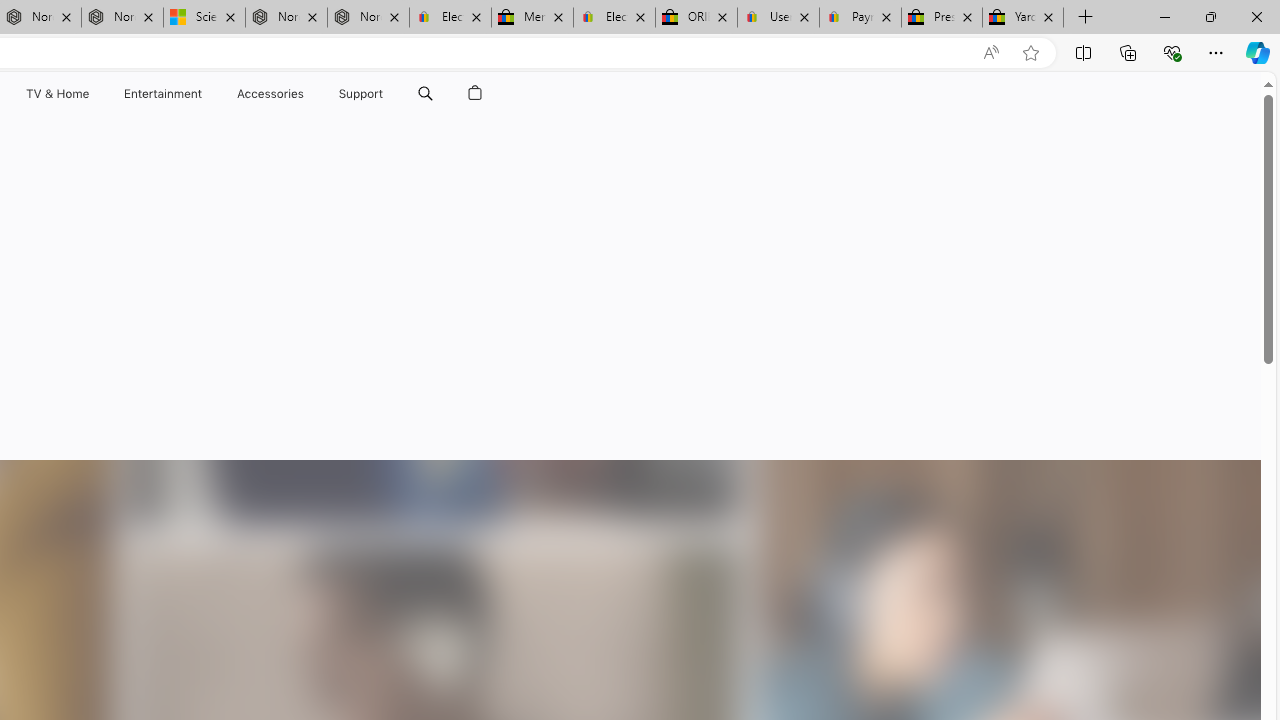 The height and width of the screenshot is (720, 1280). Describe the element at coordinates (777, 17) in the screenshot. I see `'User Privacy Notice | eBay'` at that location.